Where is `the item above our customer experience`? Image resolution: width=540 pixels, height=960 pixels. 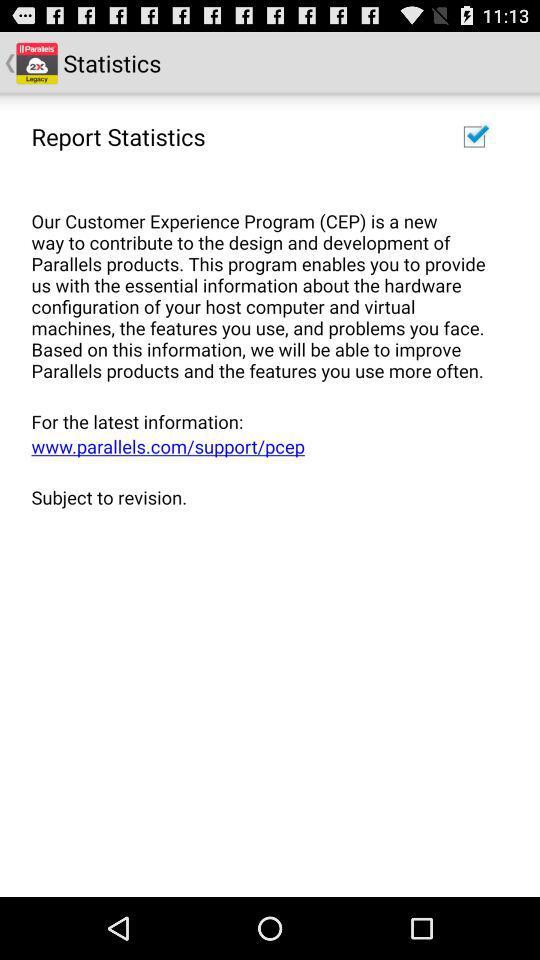 the item above our customer experience is located at coordinates (118, 135).